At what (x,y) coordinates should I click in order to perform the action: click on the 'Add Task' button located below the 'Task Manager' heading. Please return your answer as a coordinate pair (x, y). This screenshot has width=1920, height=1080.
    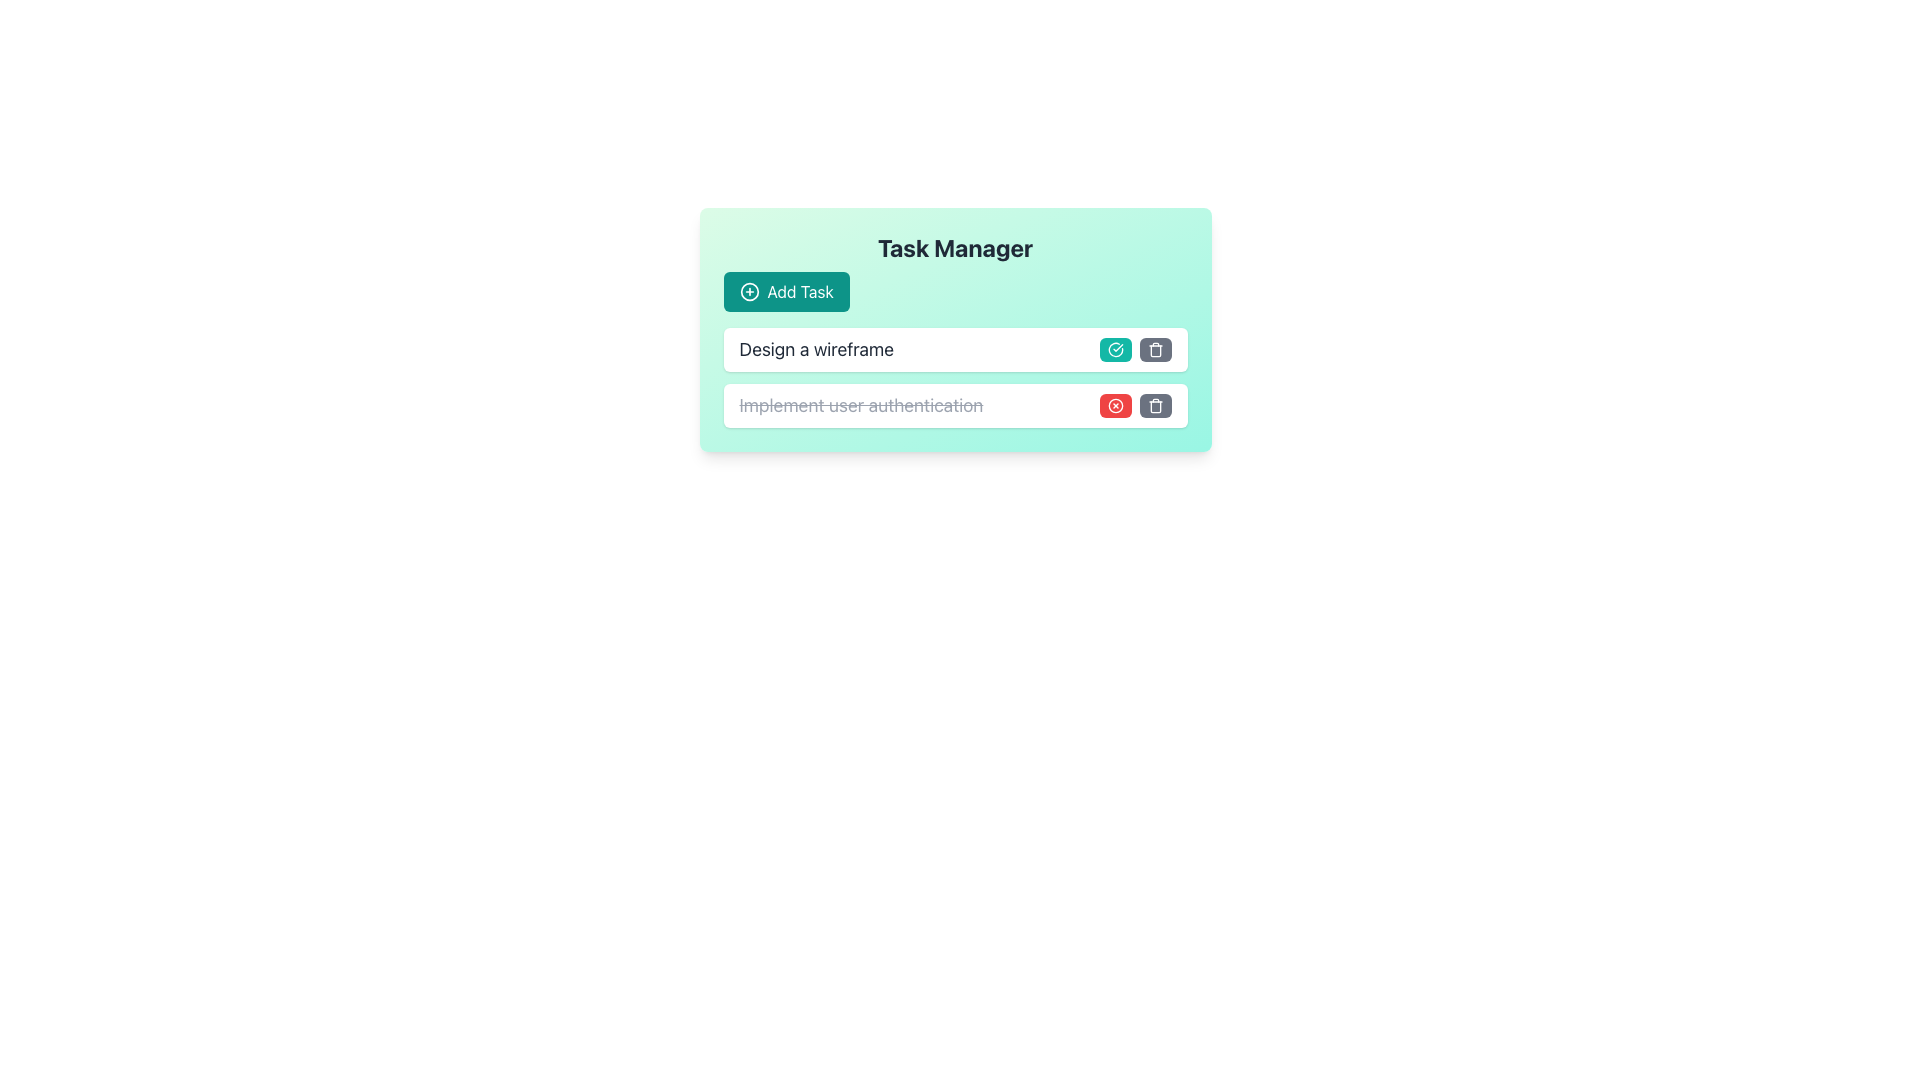
    Looking at the image, I should click on (785, 292).